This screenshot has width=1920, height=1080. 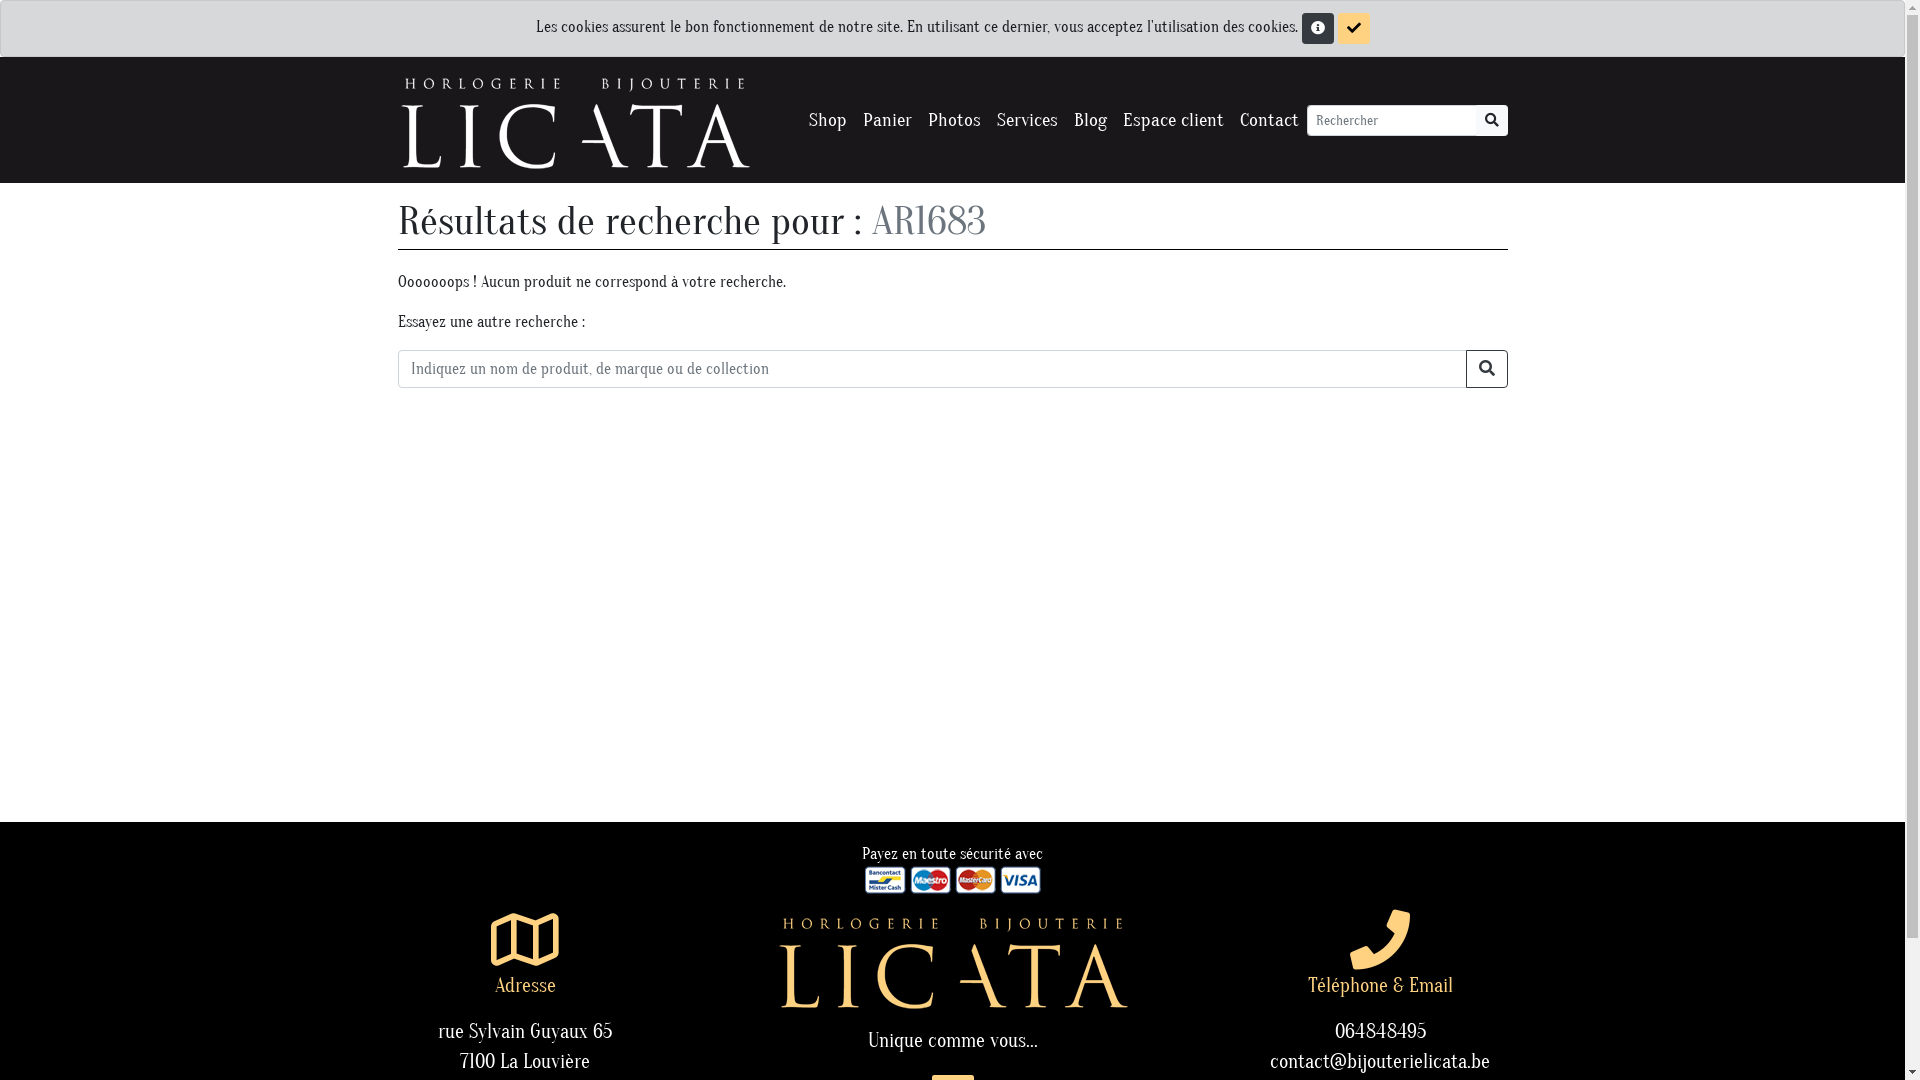 What do you see at coordinates (1379, 1060) in the screenshot?
I see `'contact@bijouterielicata.be'` at bounding box center [1379, 1060].